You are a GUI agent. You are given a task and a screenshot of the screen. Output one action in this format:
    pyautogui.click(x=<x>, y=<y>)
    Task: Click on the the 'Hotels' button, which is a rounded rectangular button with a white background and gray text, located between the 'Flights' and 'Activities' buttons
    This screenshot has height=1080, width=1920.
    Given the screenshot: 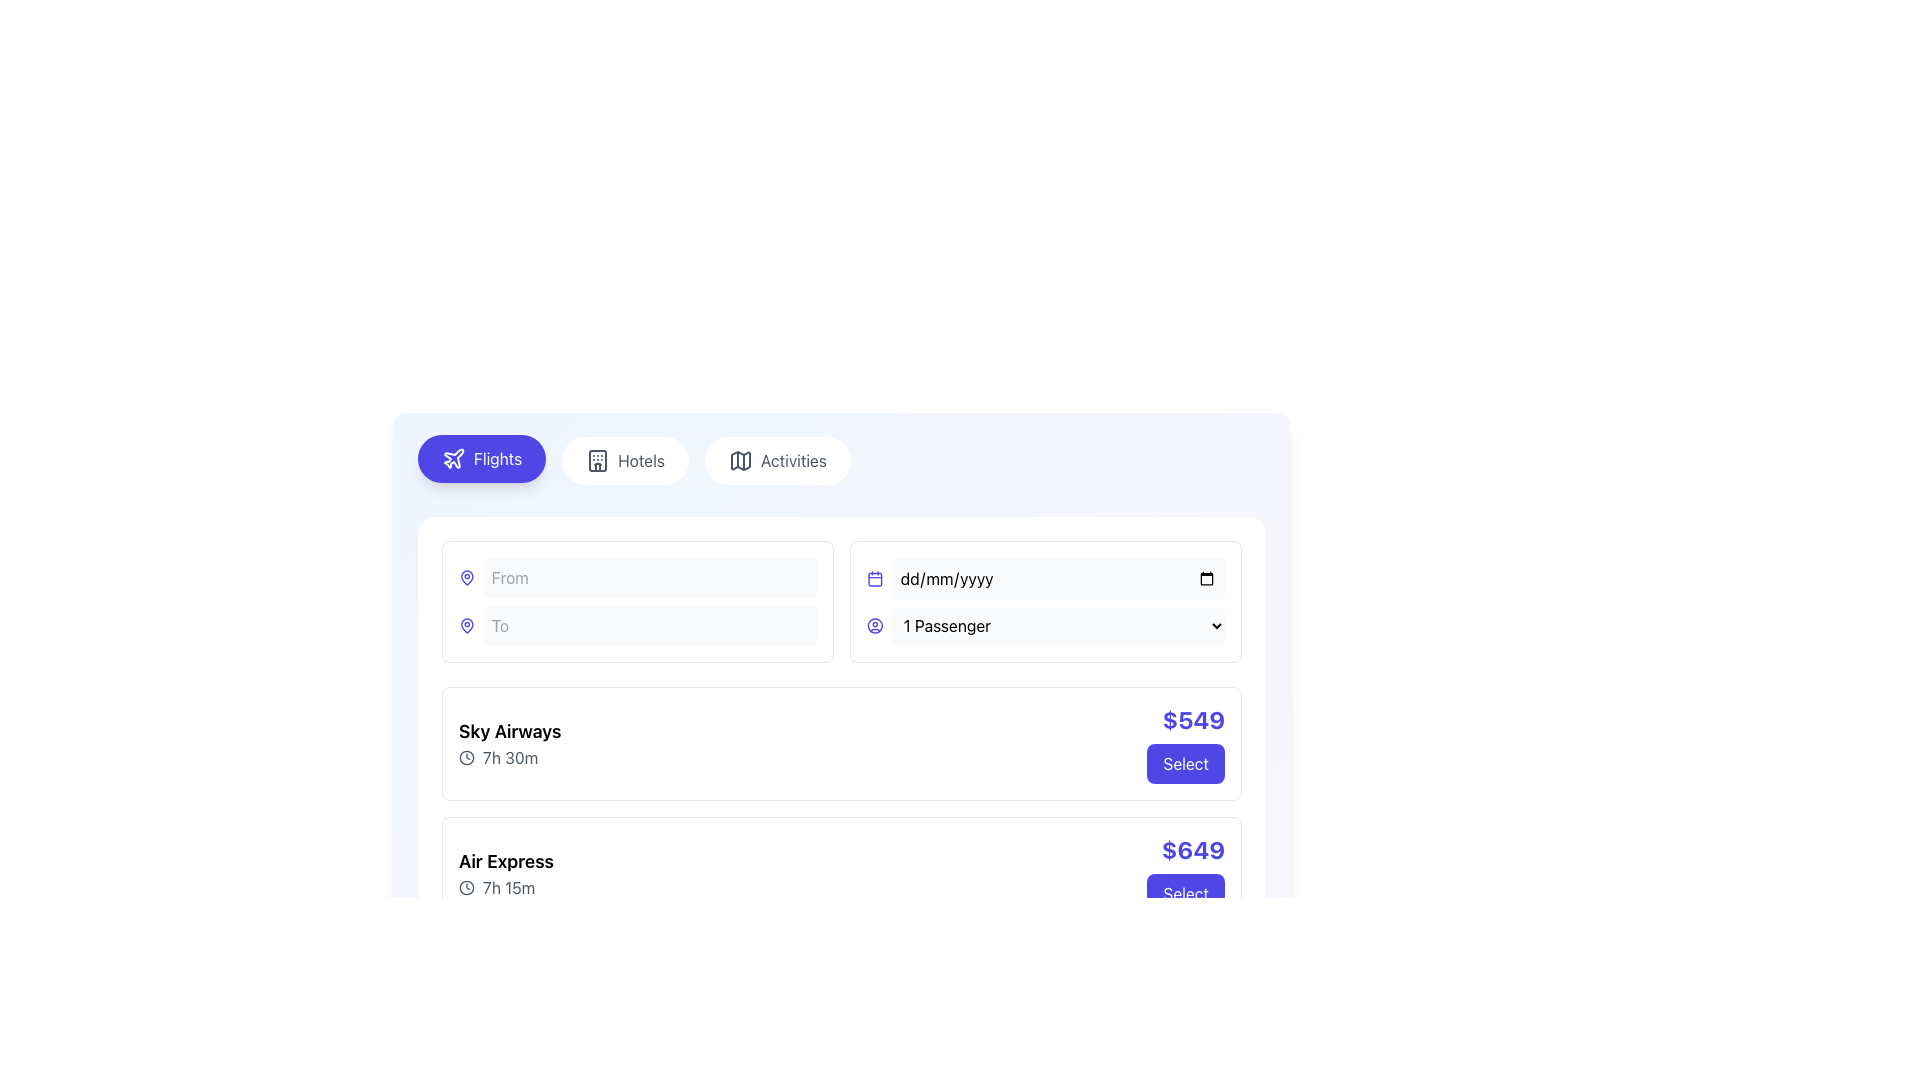 What is the action you would take?
    pyautogui.click(x=624, y=461)
    